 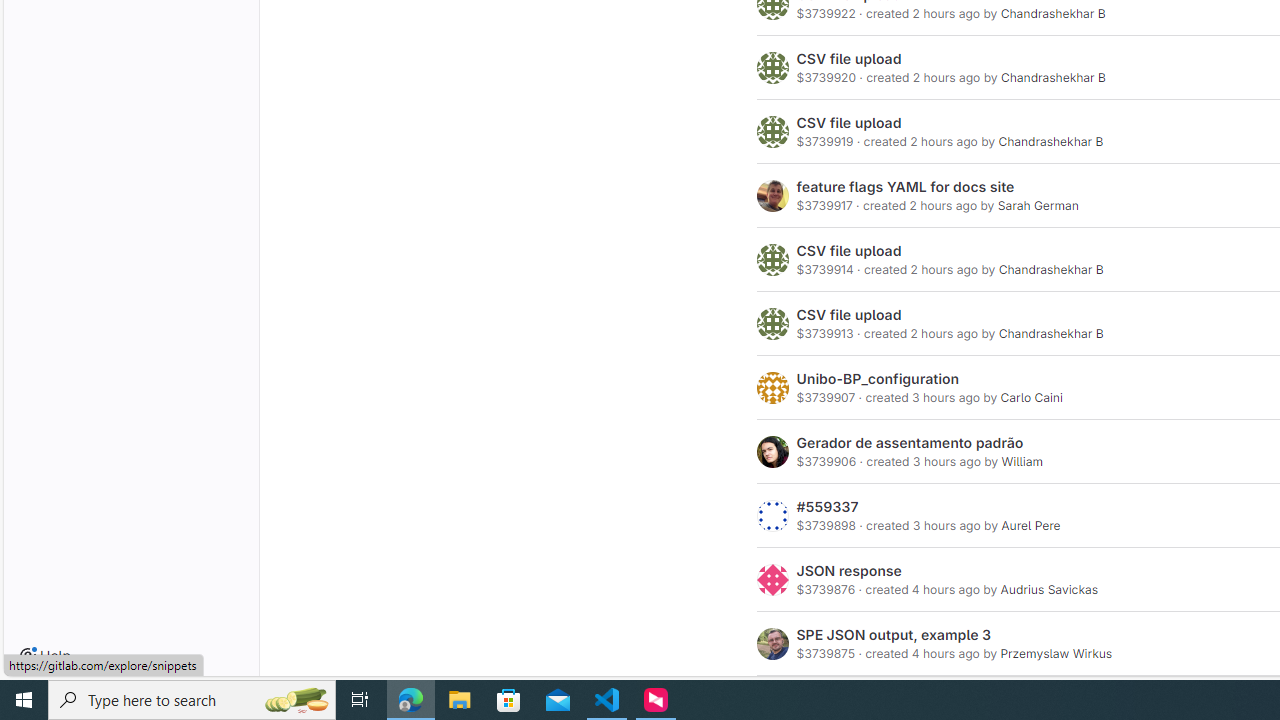 What do you see at coordinates (45, 655) in the screenshot?
I see `'Help'` at bounding box center [45, 655].